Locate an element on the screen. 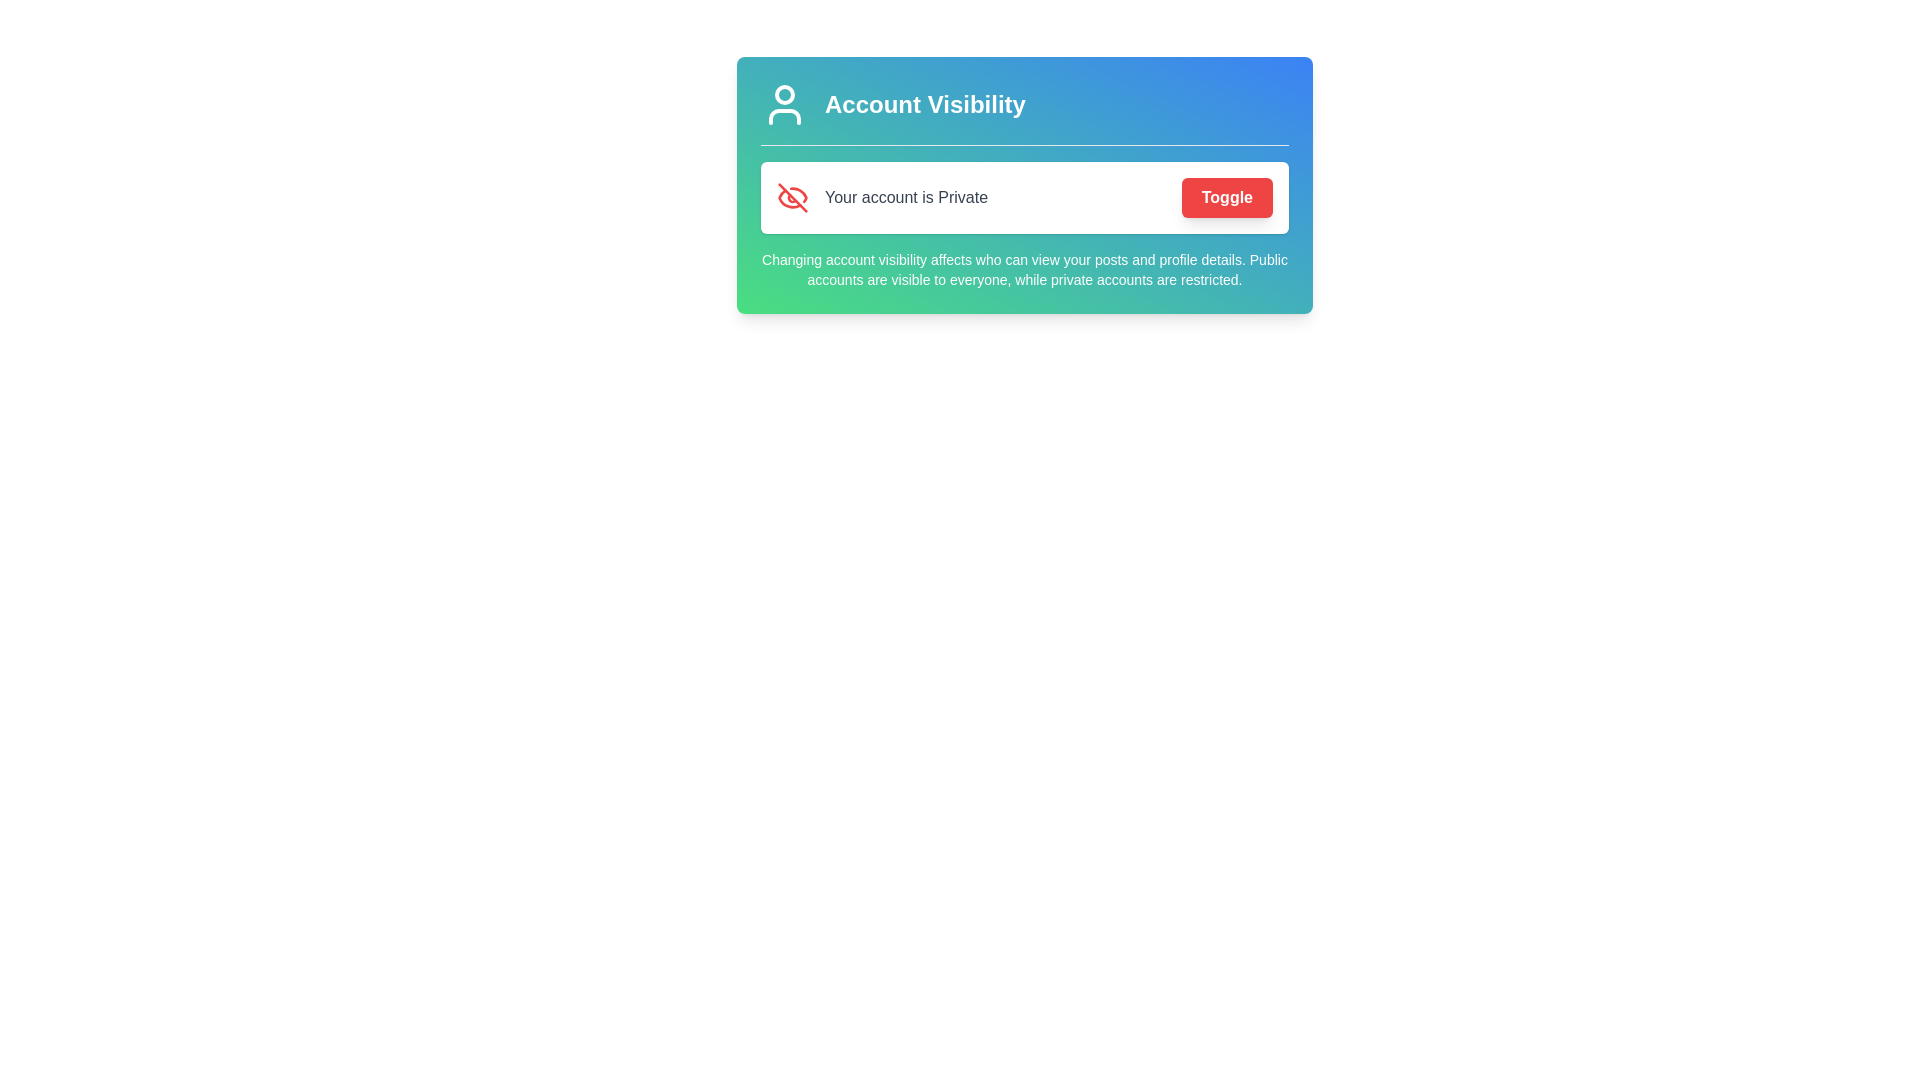  the bold red 'Toggle' button with white text is located at coordinates (1226, 197).